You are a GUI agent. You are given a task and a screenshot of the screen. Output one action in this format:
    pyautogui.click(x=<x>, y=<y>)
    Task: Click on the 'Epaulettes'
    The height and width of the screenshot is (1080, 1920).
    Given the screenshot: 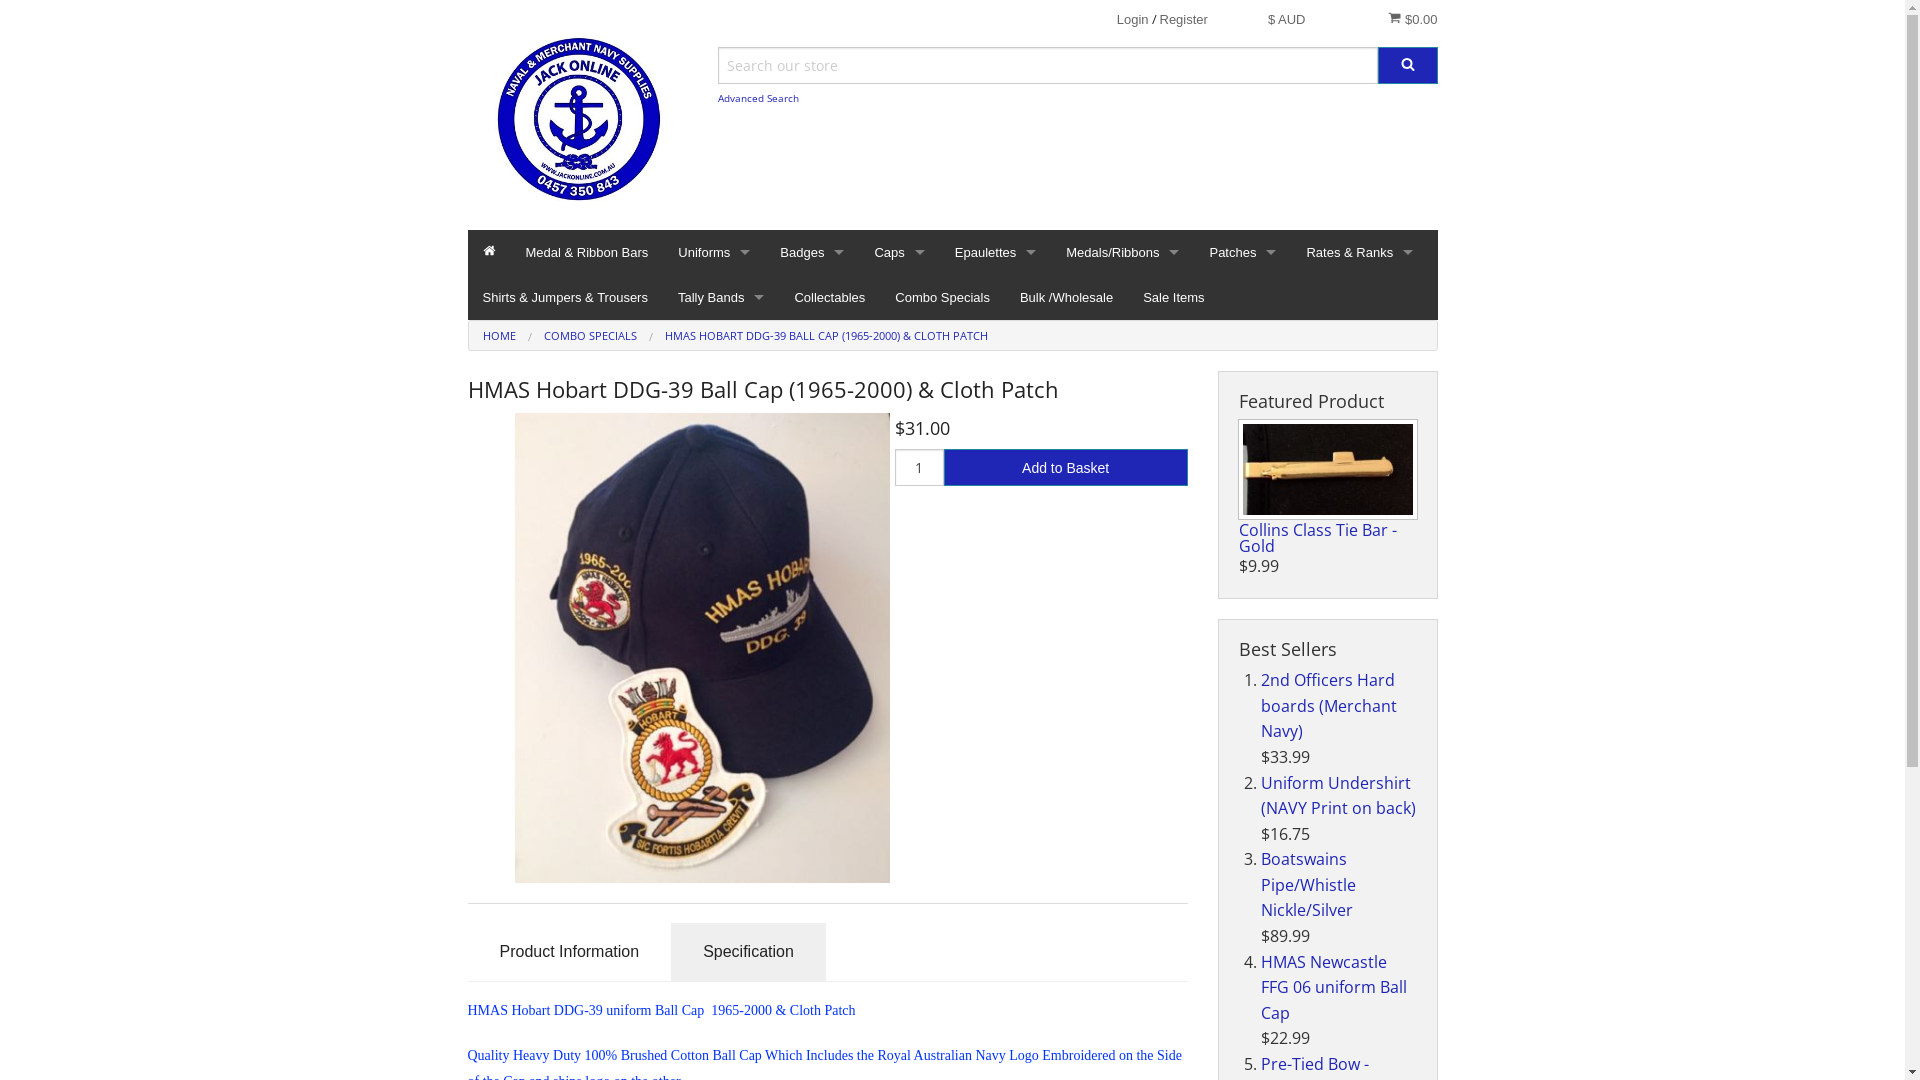 What is the action you would take?
    pyautogui.click(x=995, y=251)
    